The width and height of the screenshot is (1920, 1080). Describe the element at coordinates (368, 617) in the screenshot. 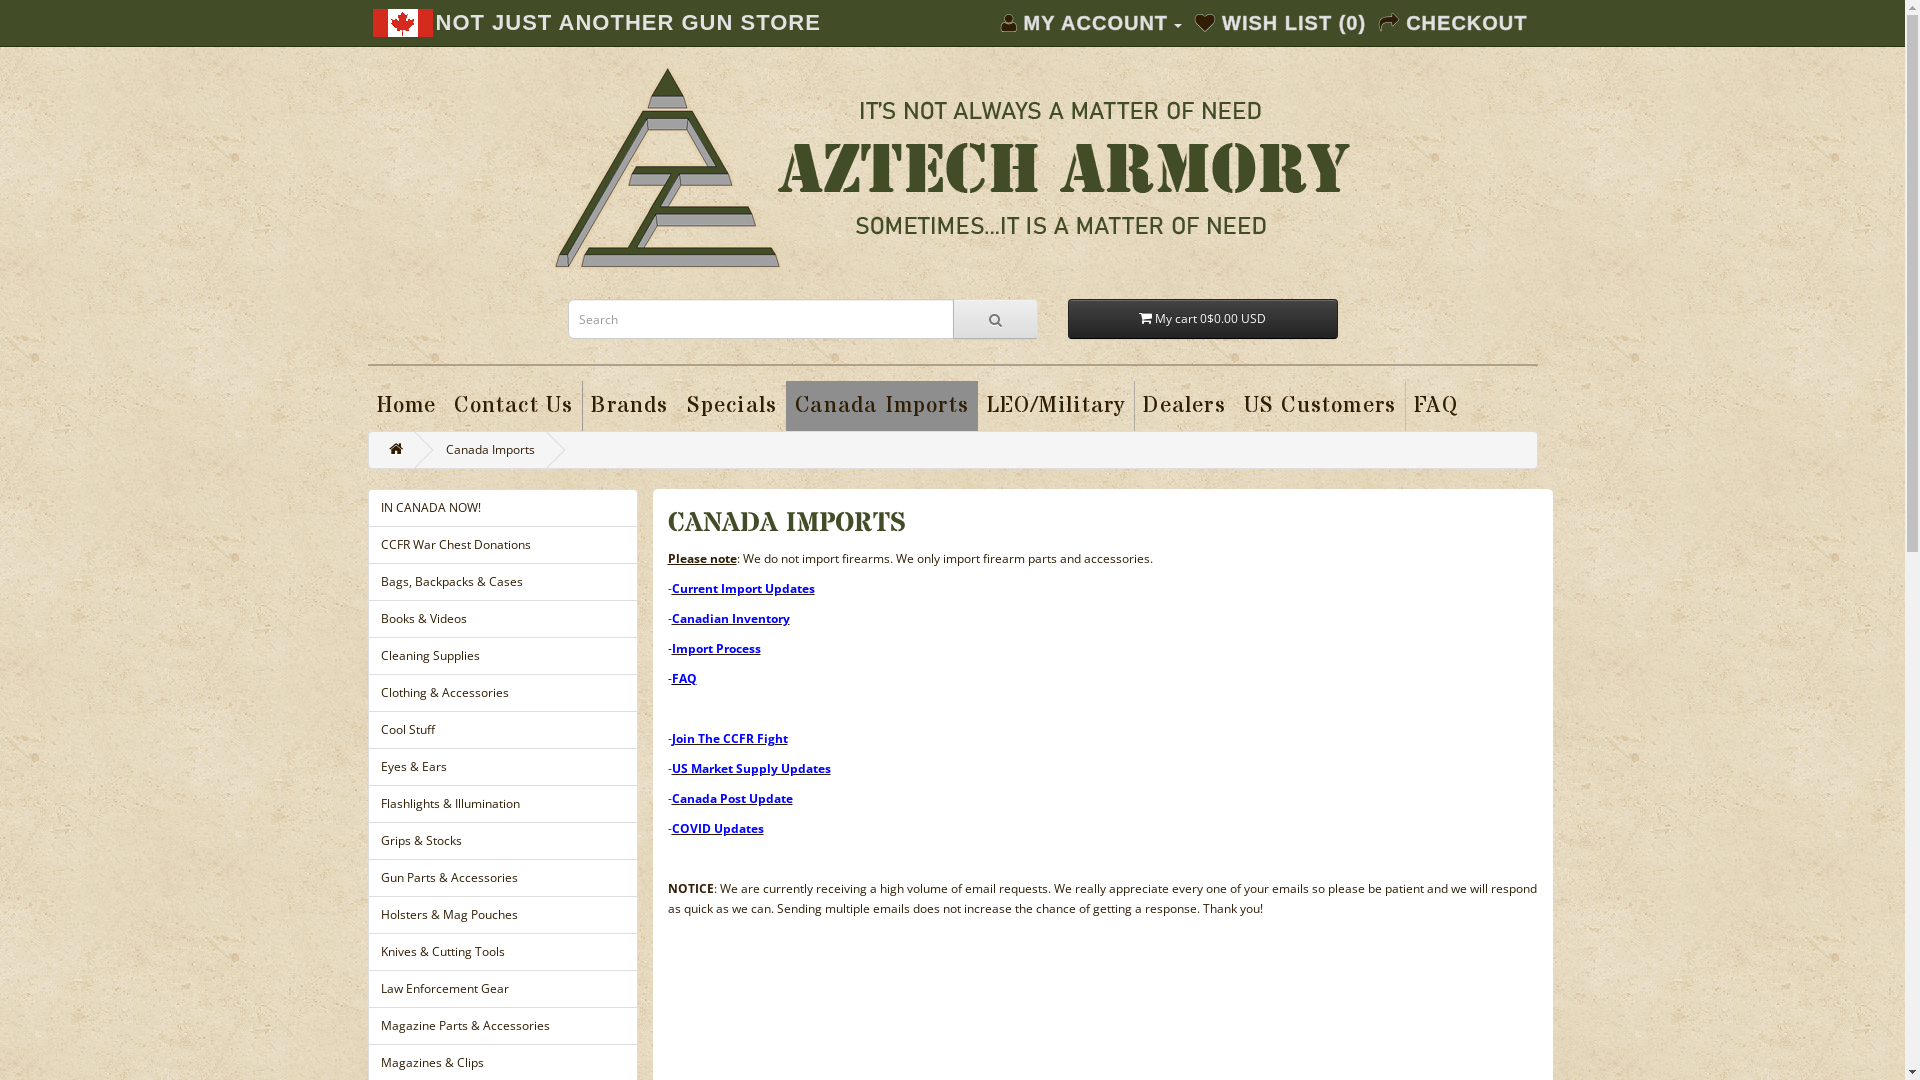

I see `'Books & Videos'` at that location.